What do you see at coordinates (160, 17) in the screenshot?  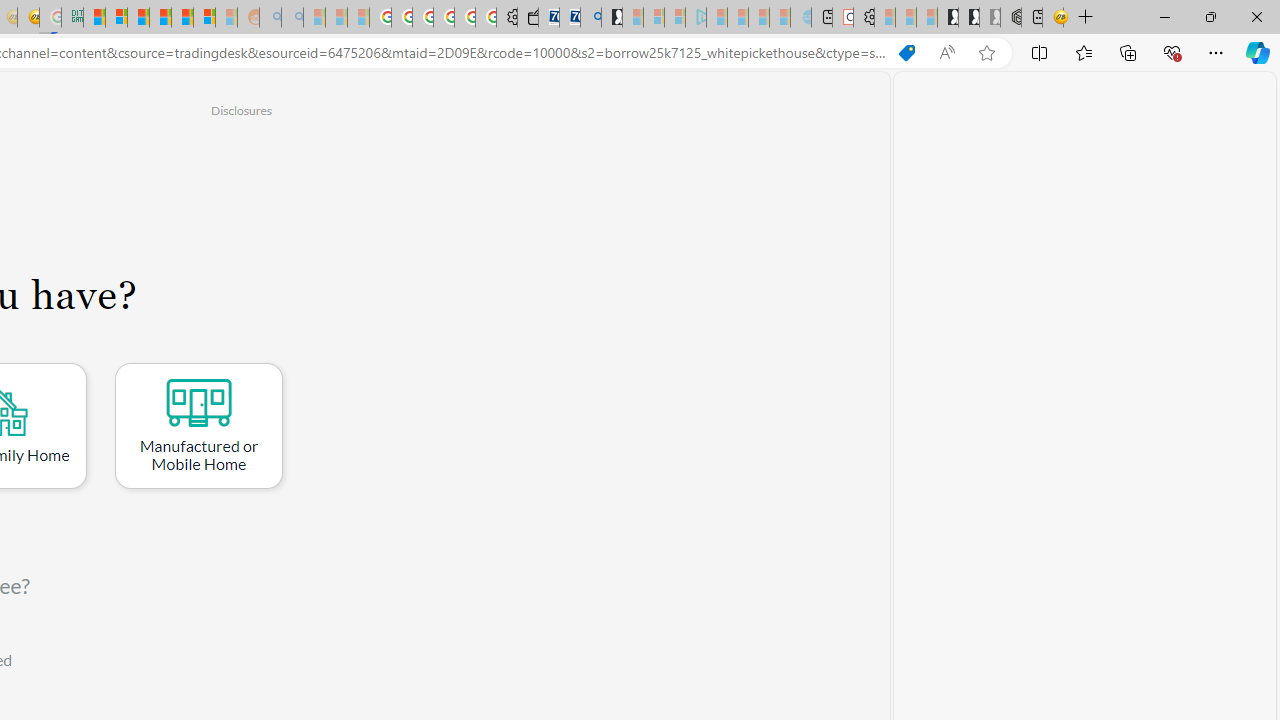 I see `'Expert Portfolios'` at bounding box center [160, 17].